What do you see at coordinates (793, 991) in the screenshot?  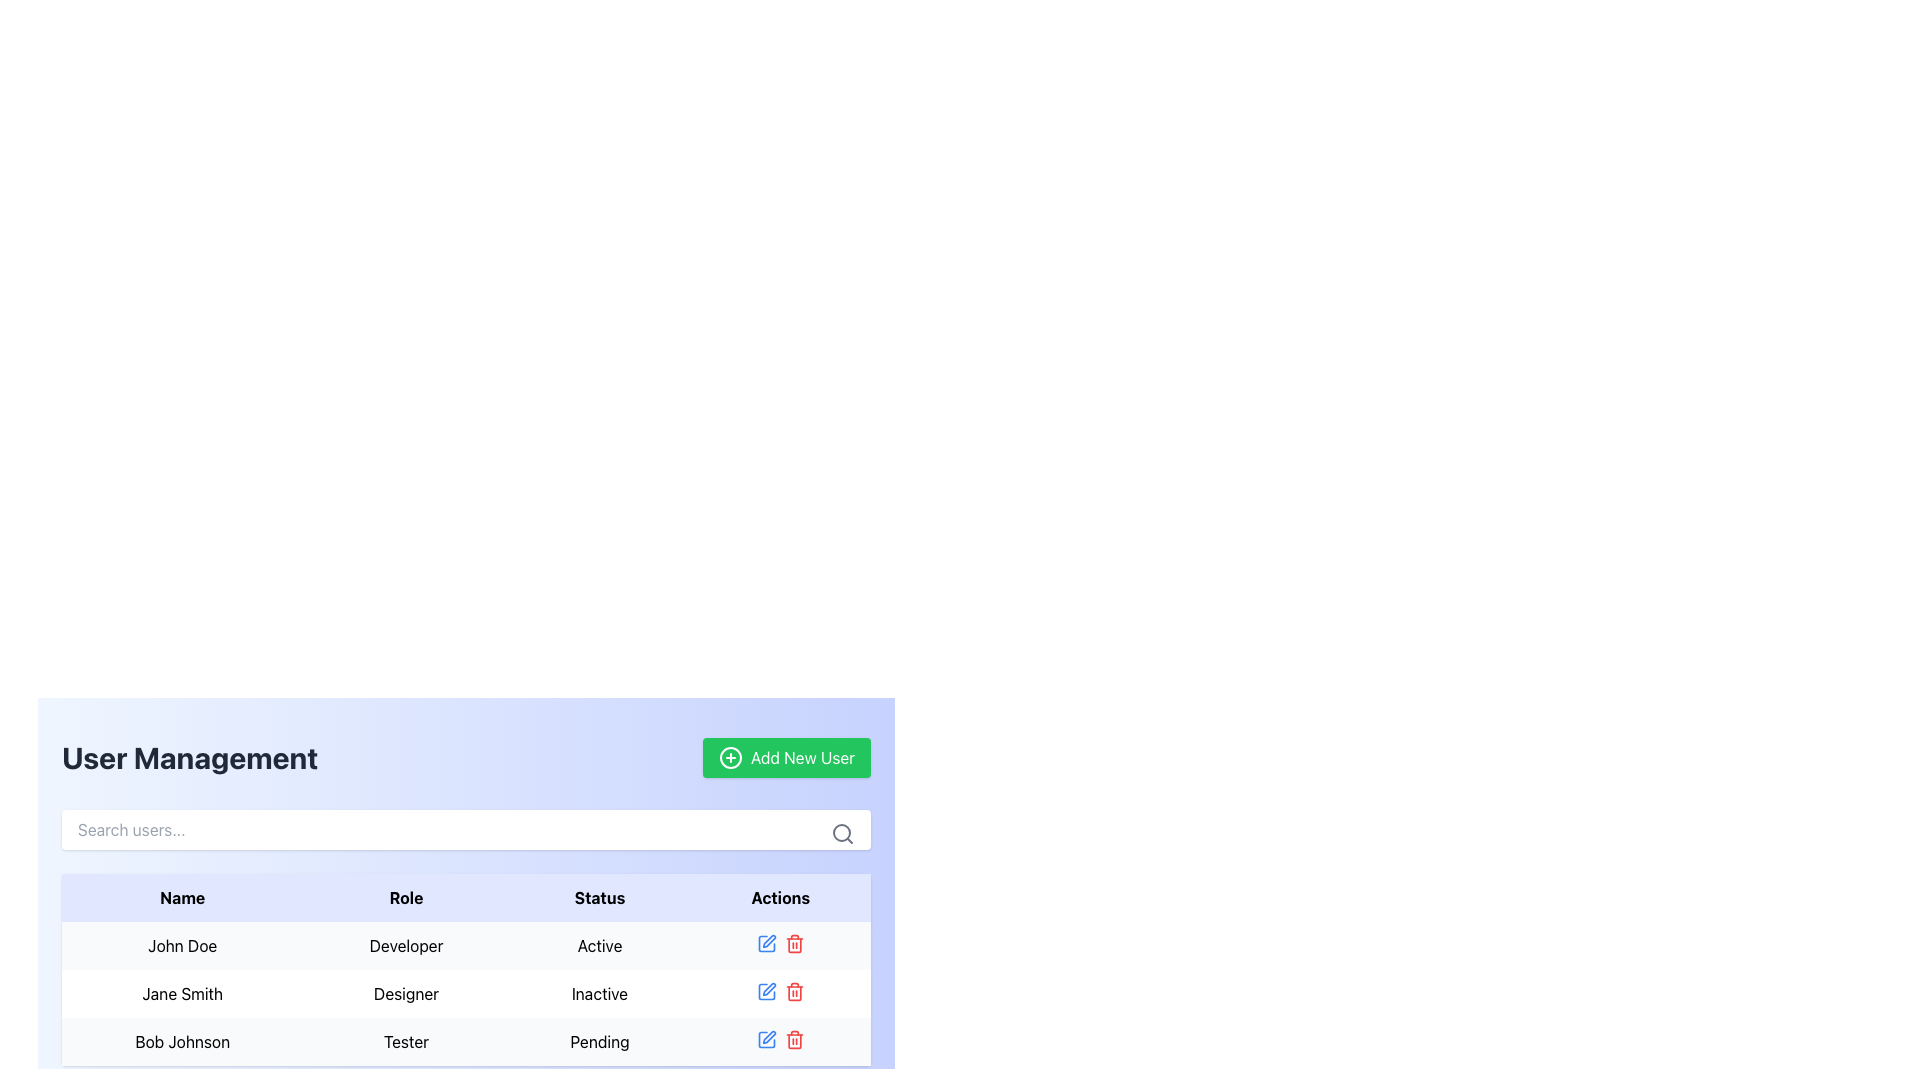 I see `the delete button located` at bounding box center [793, 991].